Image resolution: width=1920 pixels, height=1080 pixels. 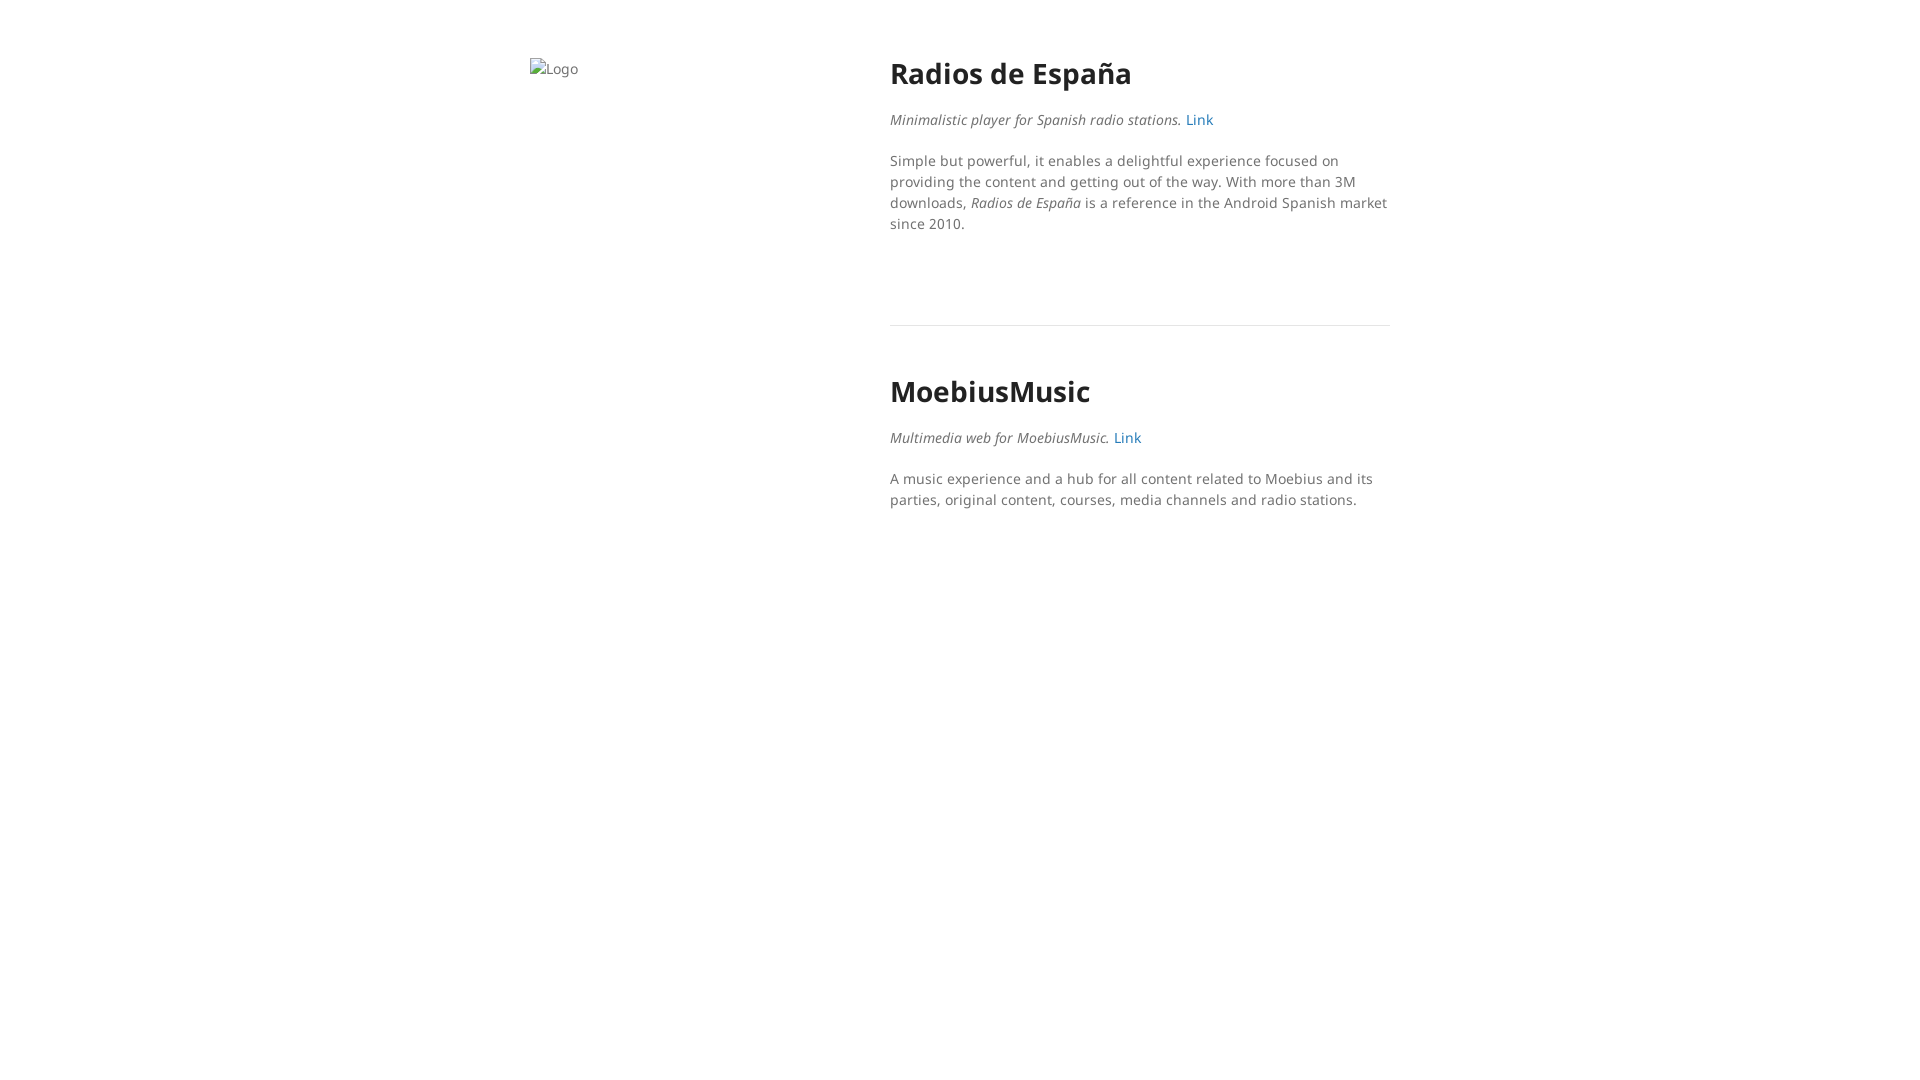 I want to click on 'Link', so click(x=1127, y=436).